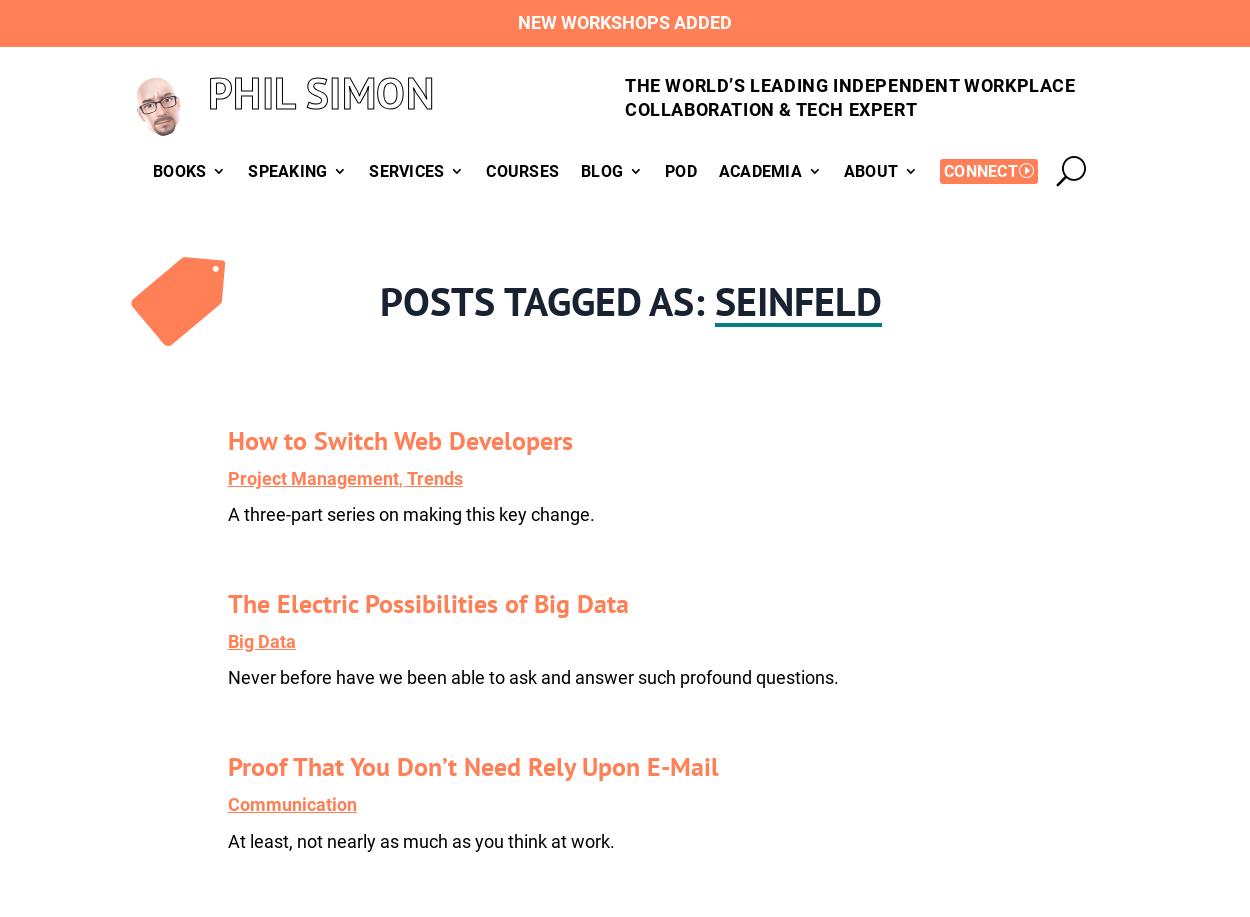 This screenshot has width=1250, height=917. I want to click on 'Too Big to Ignore', so click(612, 389).